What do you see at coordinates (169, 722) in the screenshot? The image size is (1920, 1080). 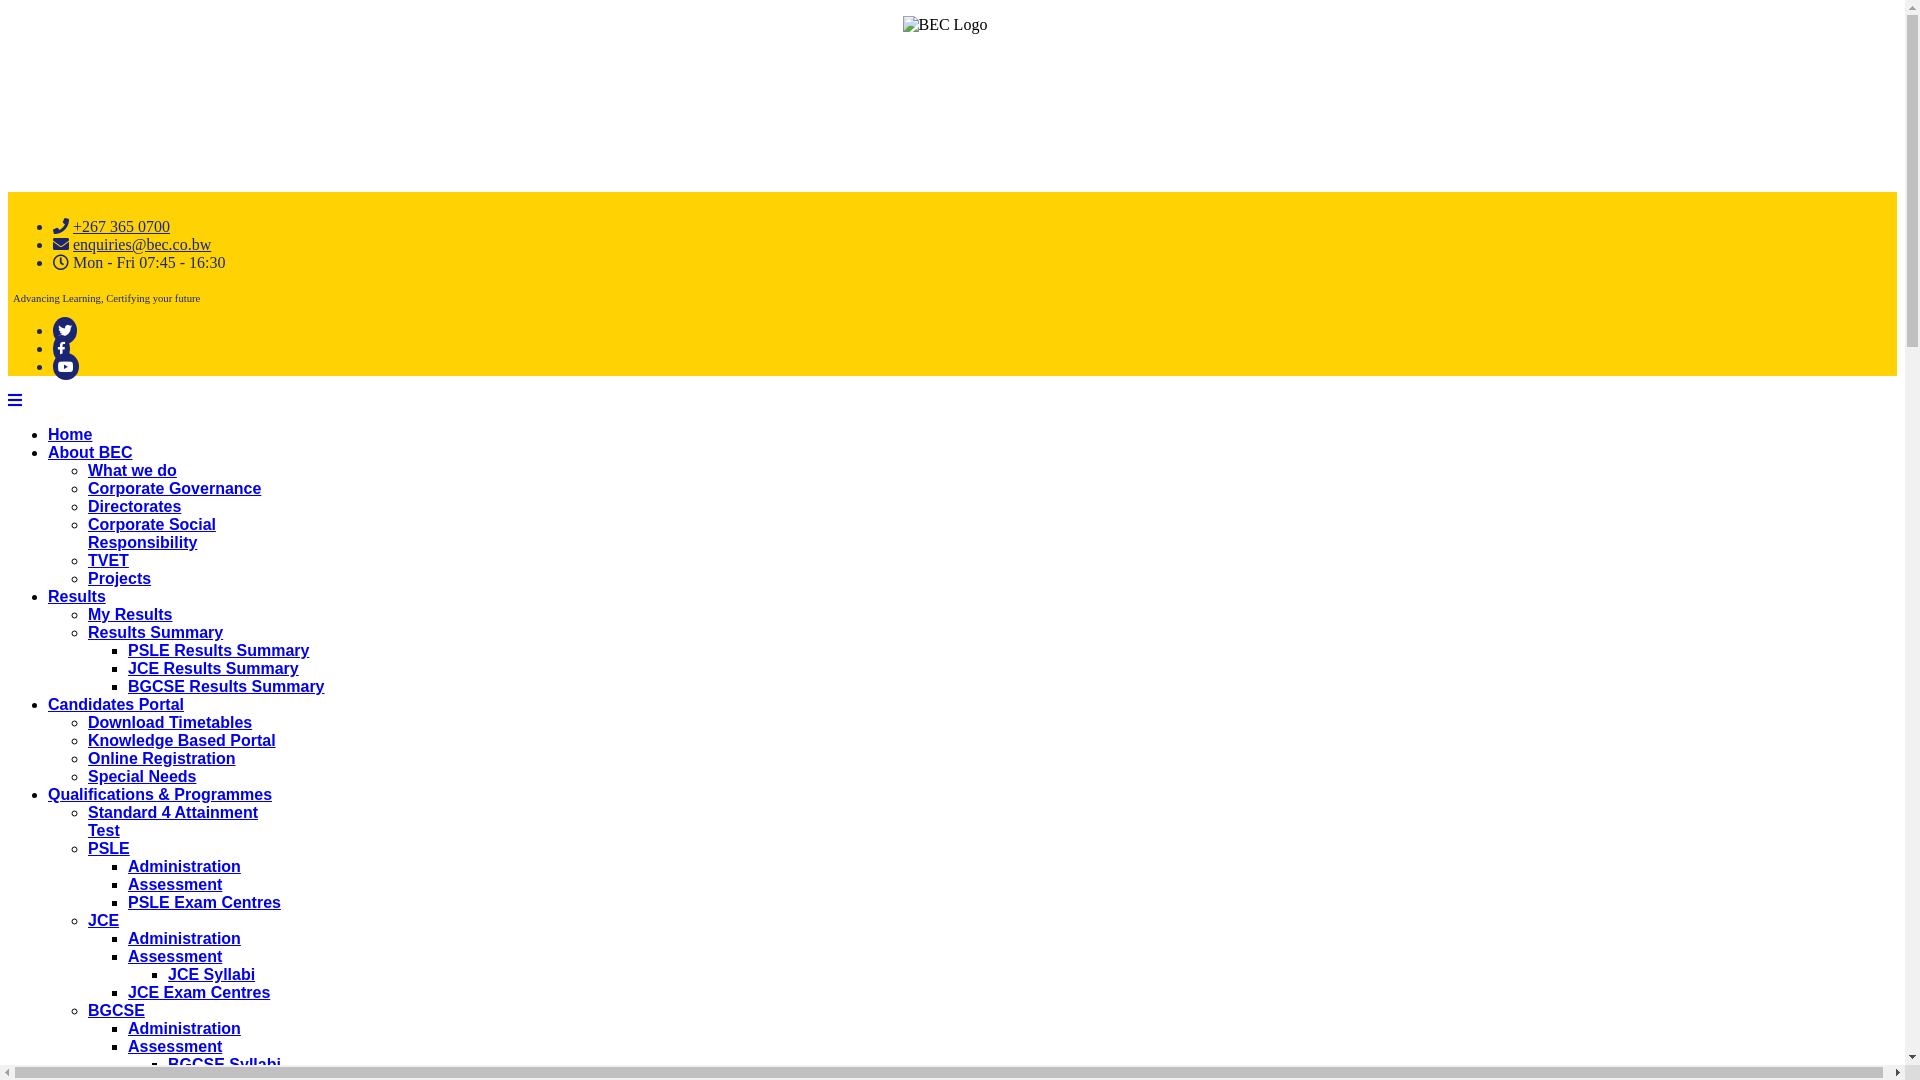 I see `'Download Timetables'` at bounding box center [169, 722].